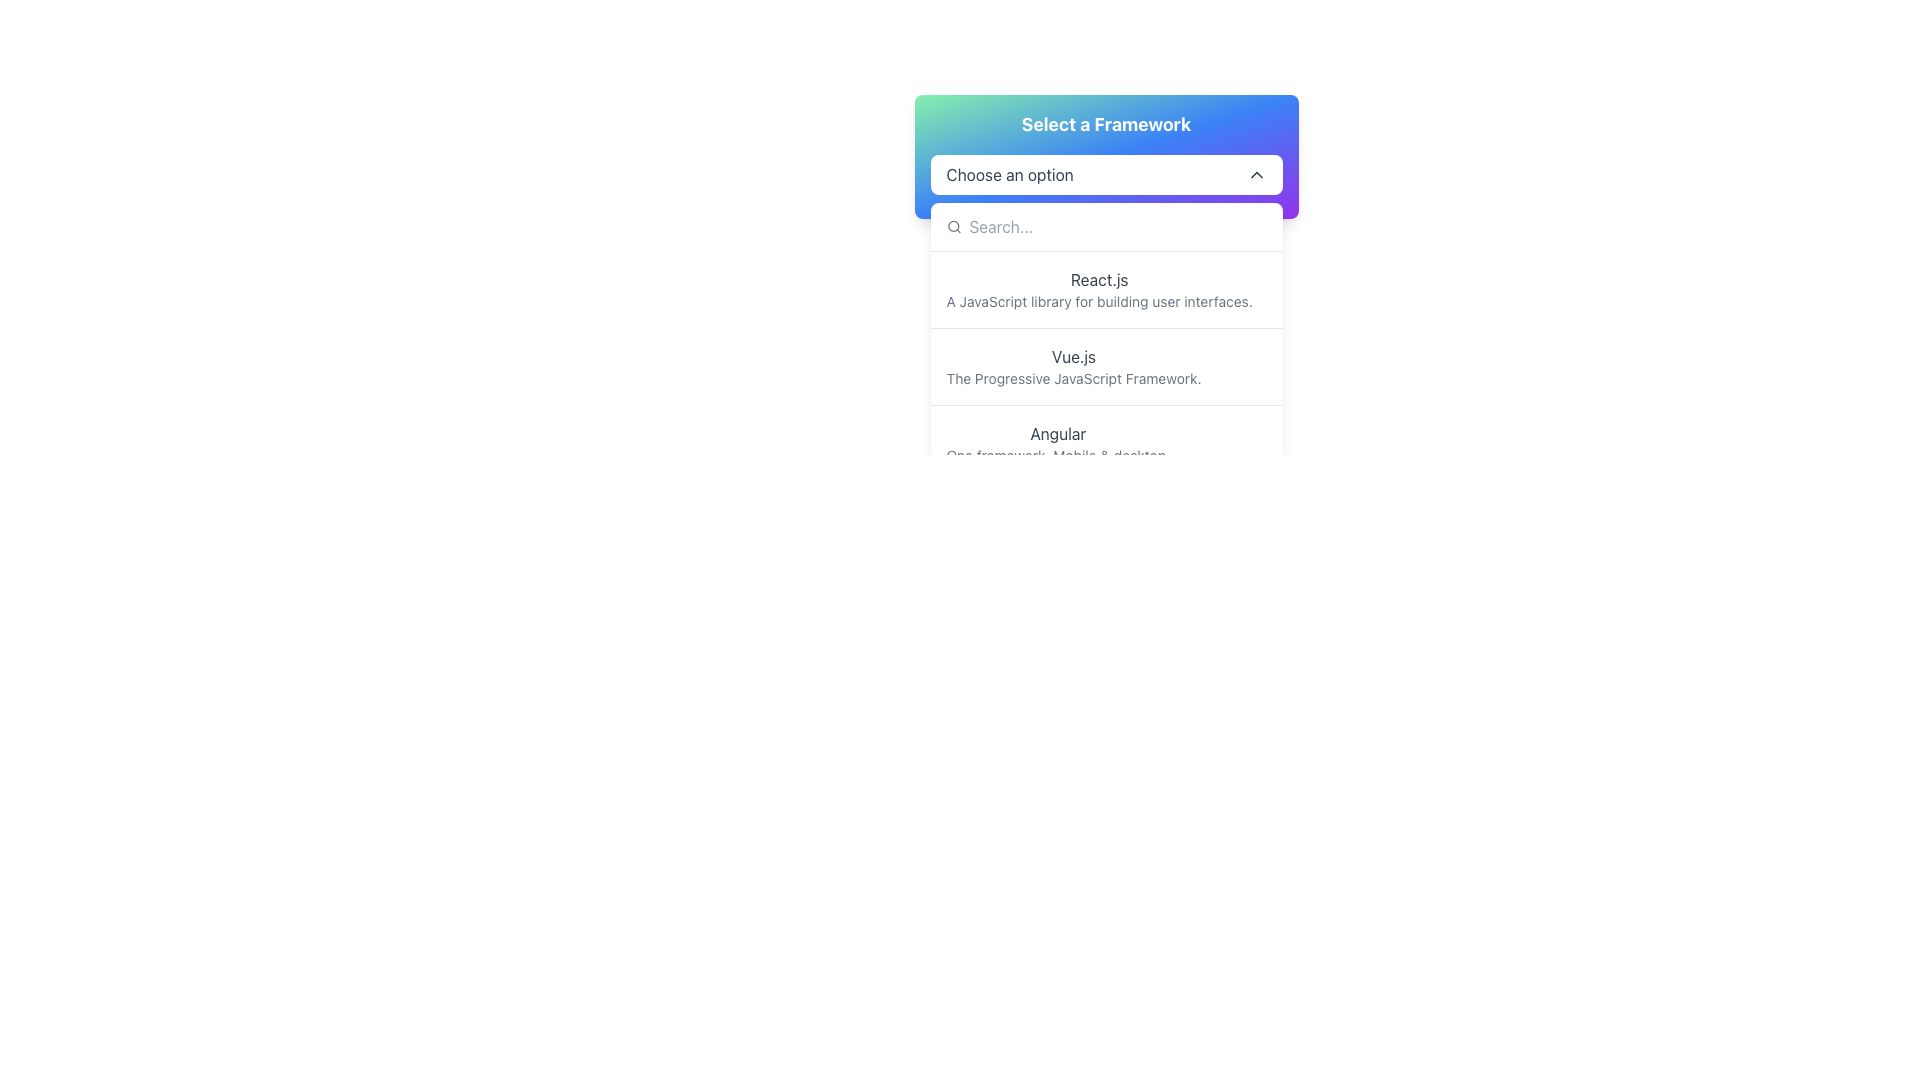 This screenshot has height=1080, width=1920. Describe the element at coordinates (1057, 433) in the screenshot. I see `the 'Angular' text label in the dropdown, which is displayed in bold and larger font, located in the third row under the 'Vue.js' header` at that location.